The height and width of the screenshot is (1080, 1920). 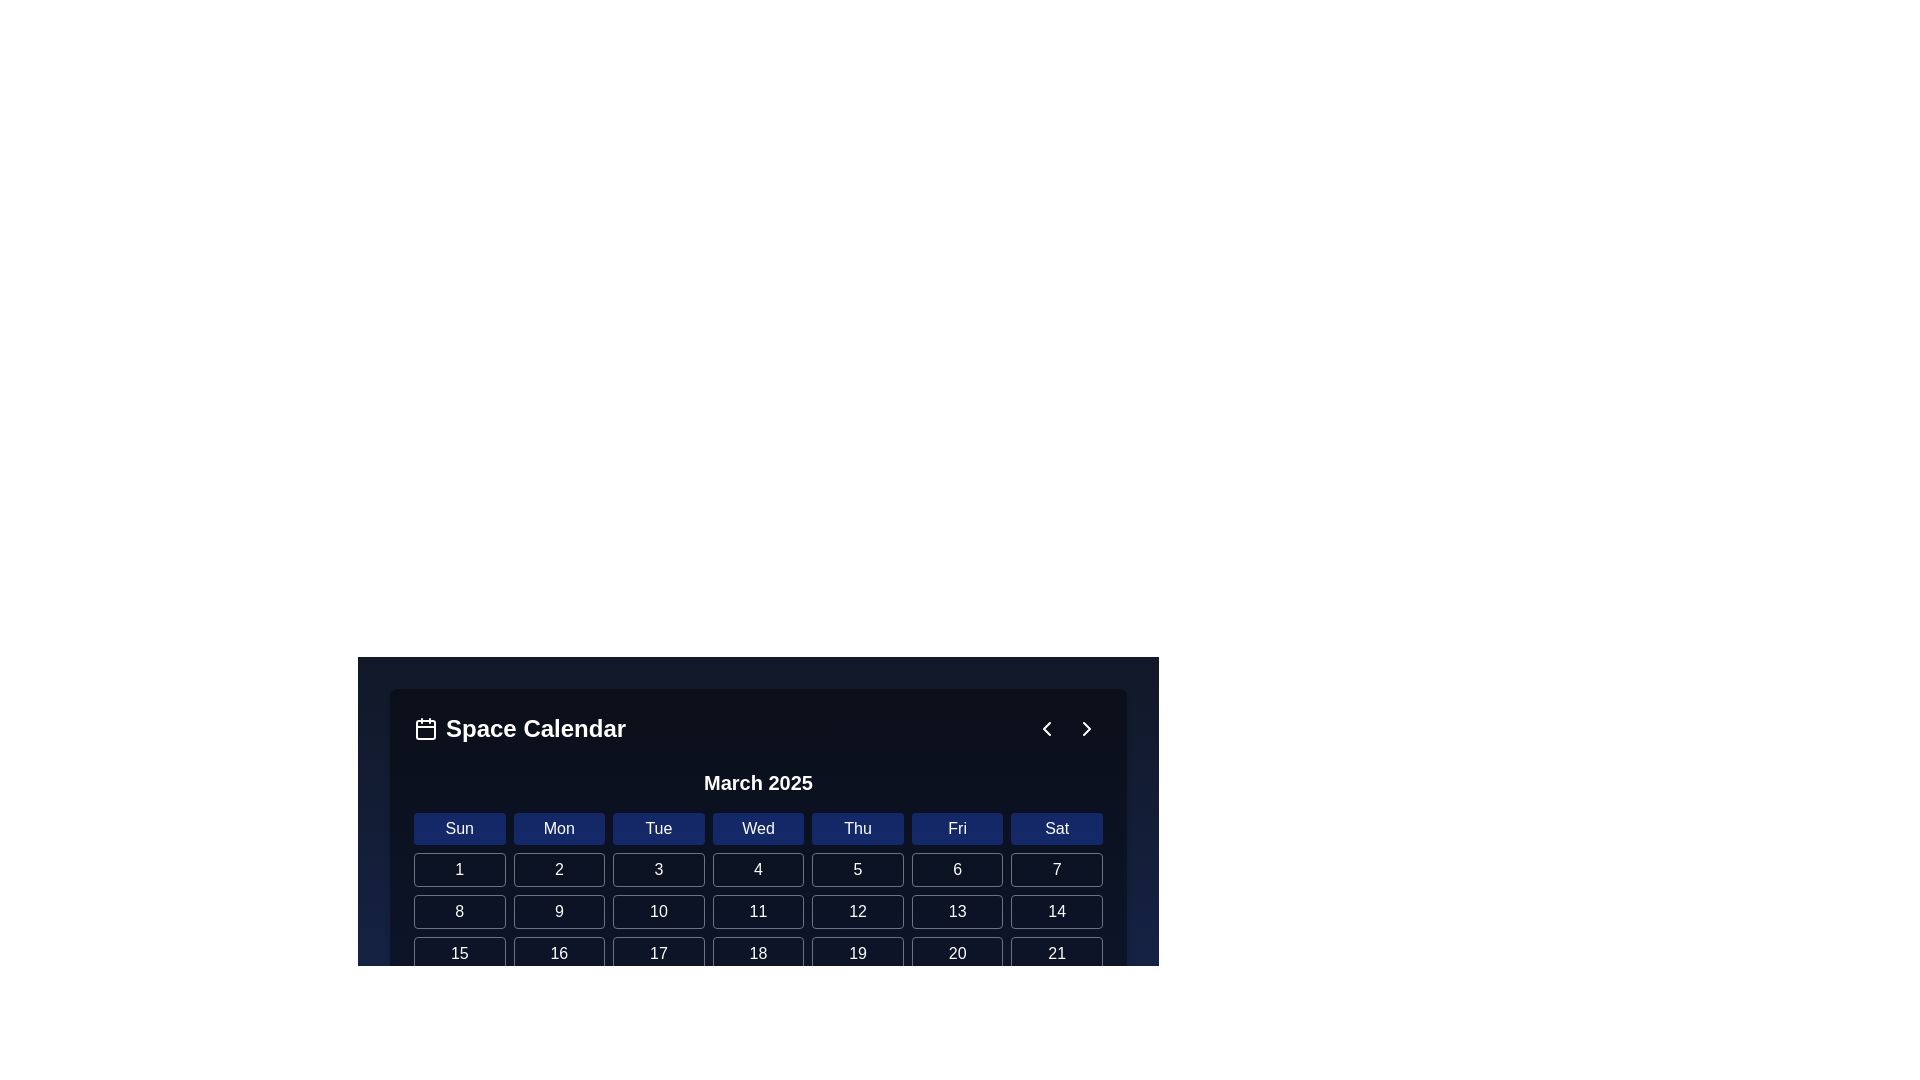 I want to click on or highlight the date represented by the 29th day cell in the calendar, located in the last row and first column beneath the 'Sun' column, so click(x=458, y=1036).